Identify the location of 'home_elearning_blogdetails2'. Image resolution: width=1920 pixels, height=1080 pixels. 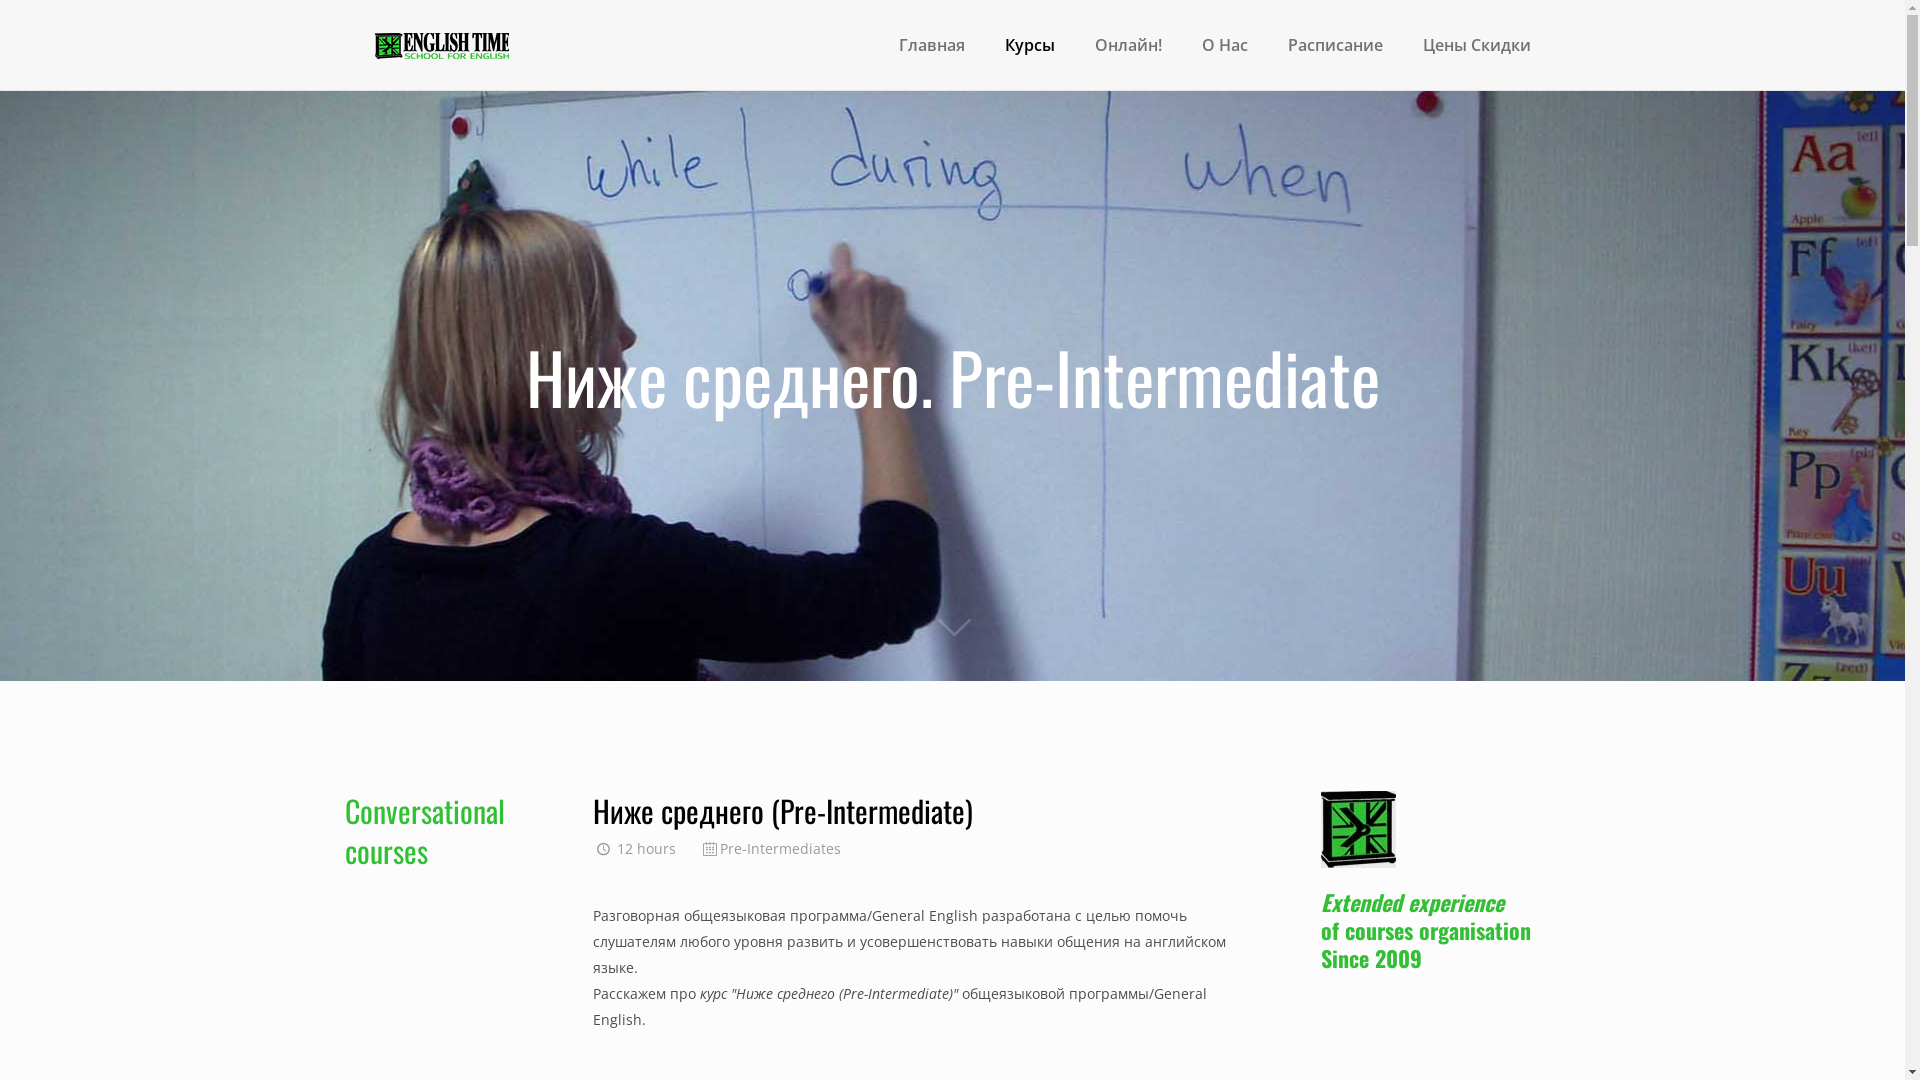
(1358, 829).